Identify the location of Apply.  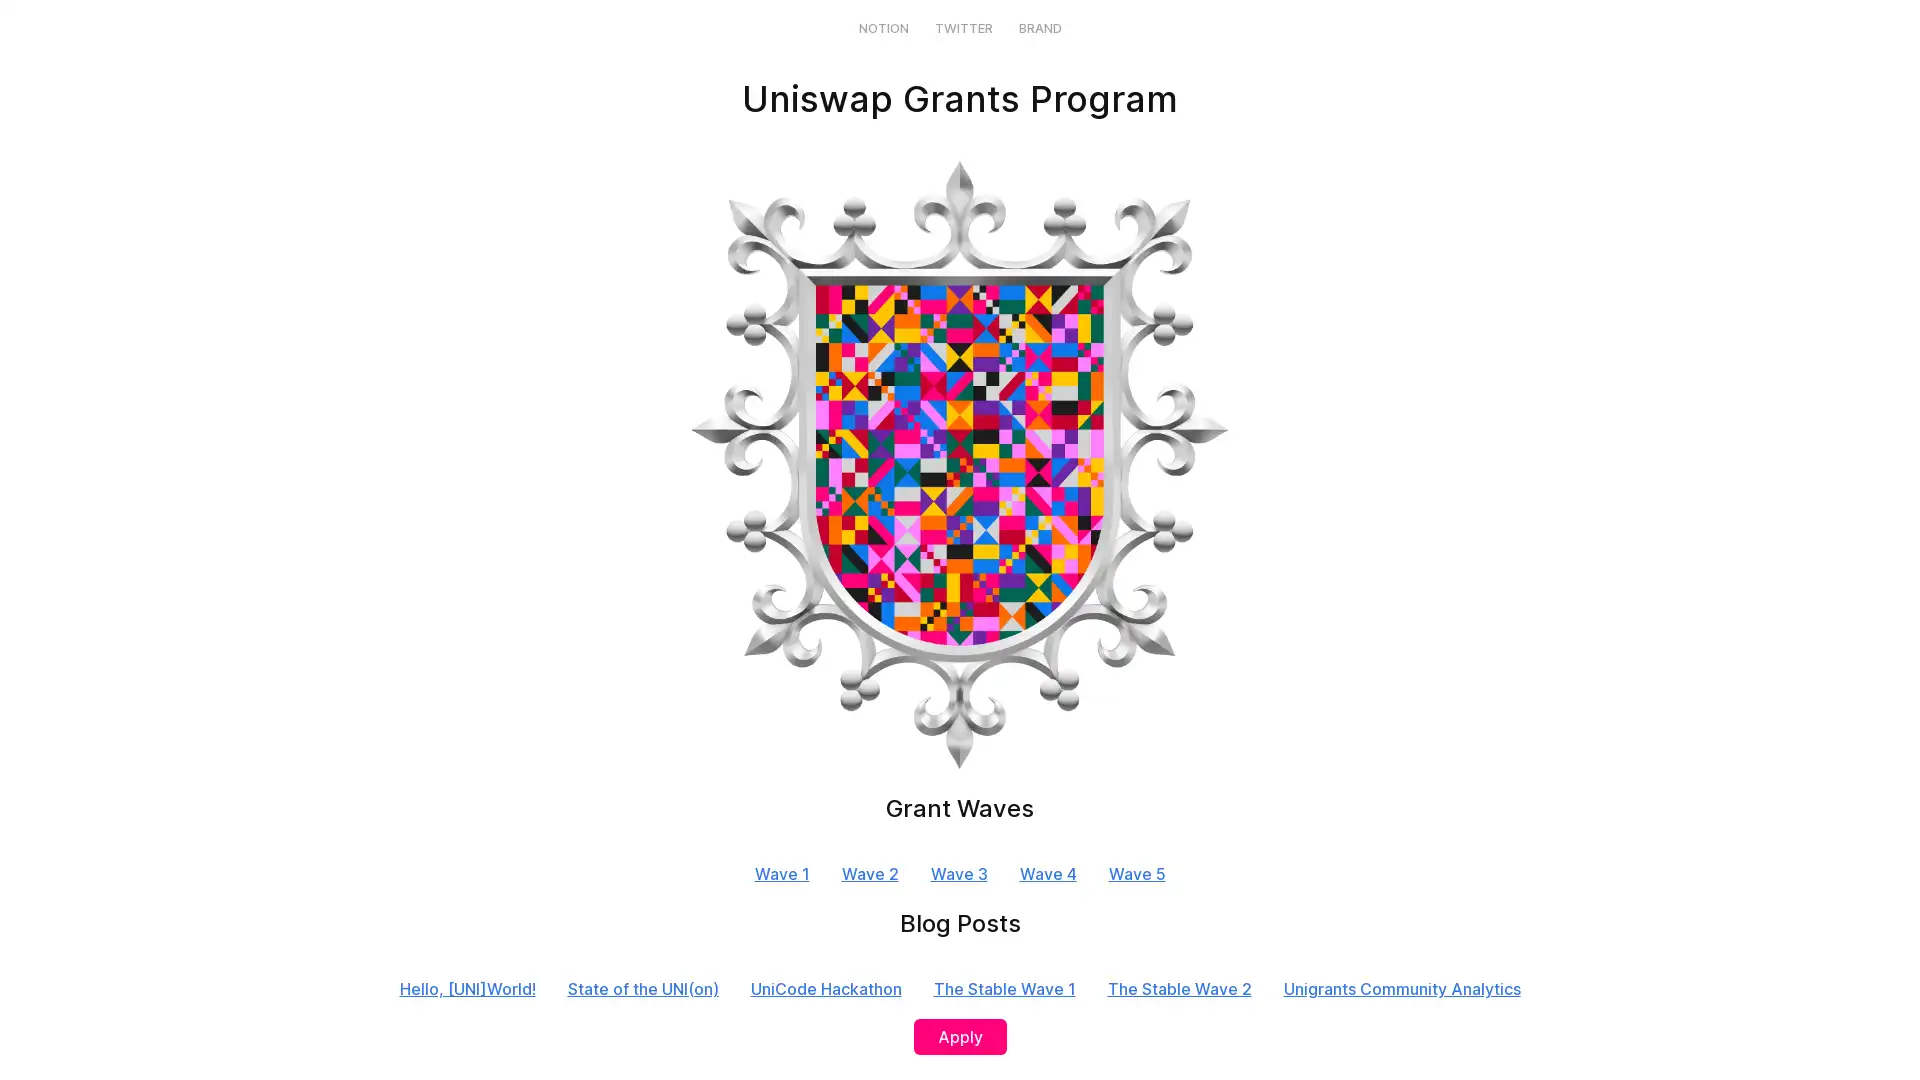
(958, 1036).